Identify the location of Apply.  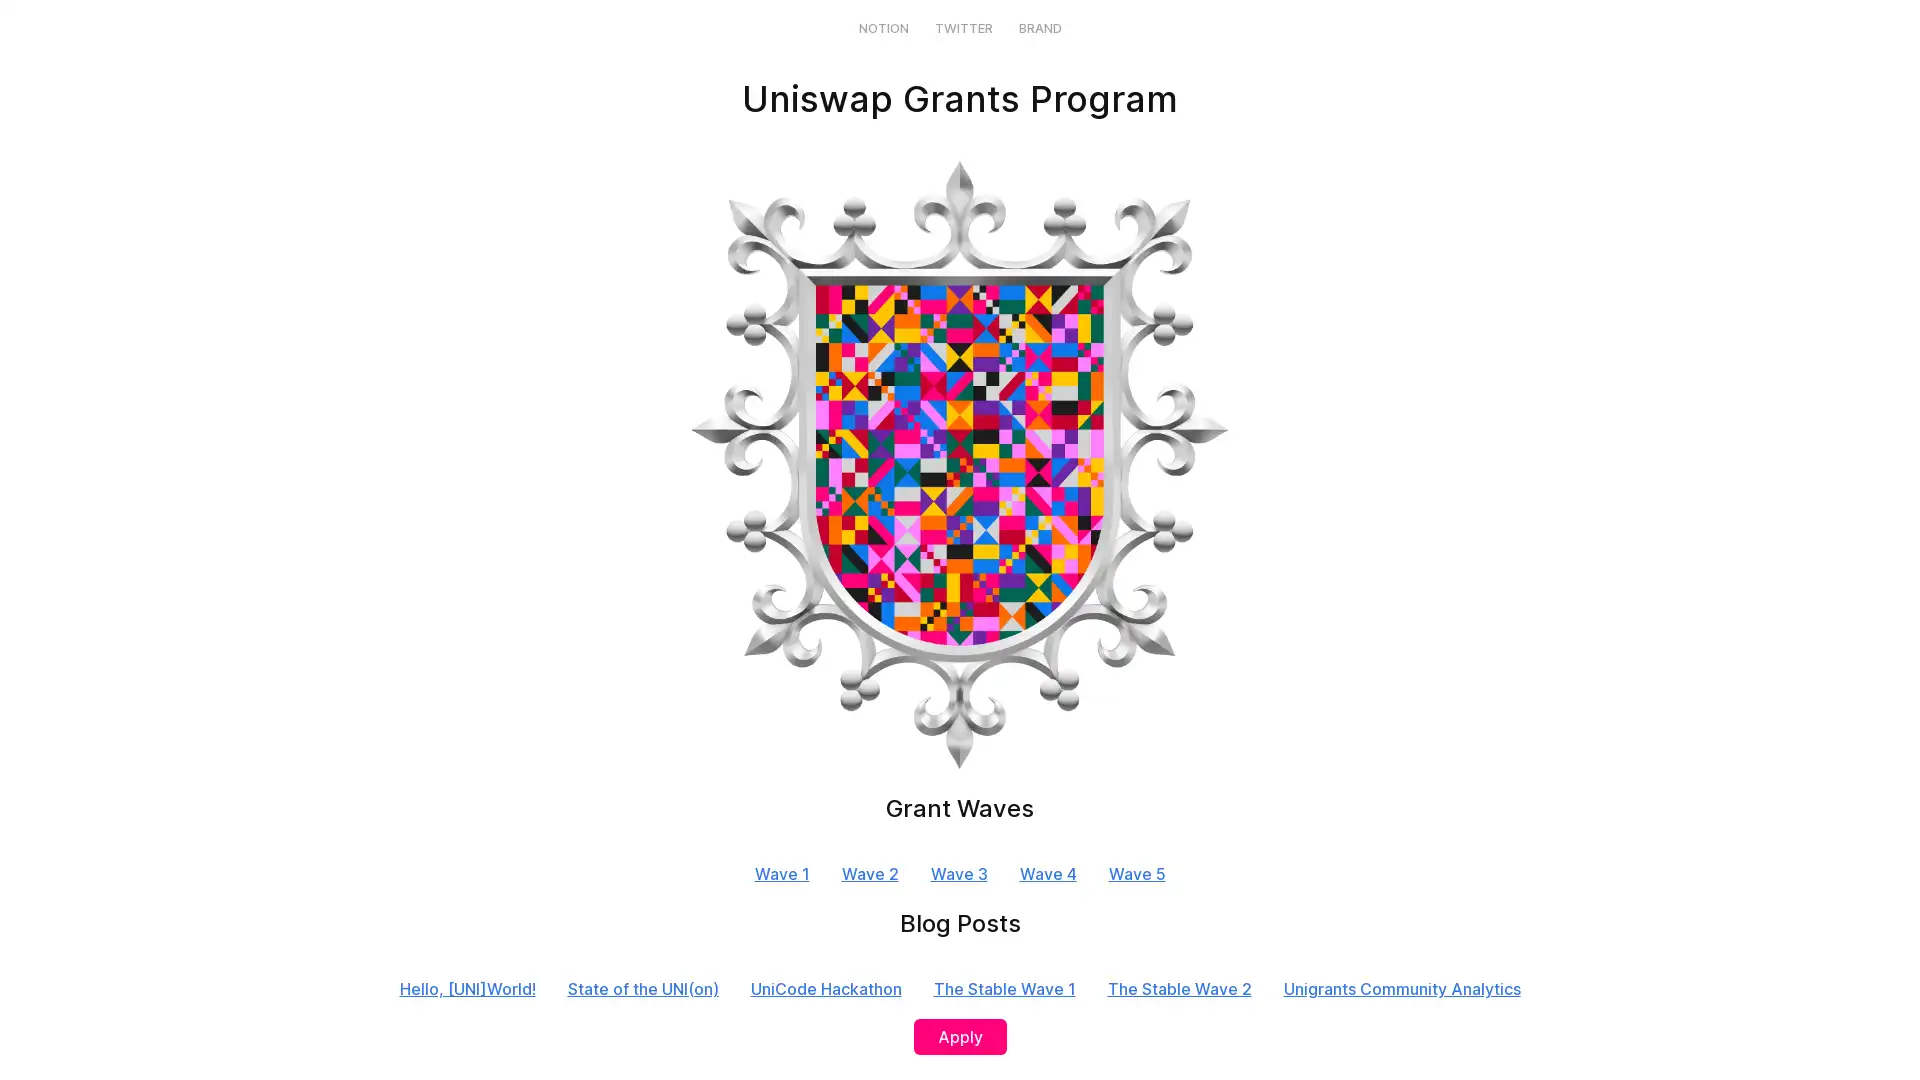
(958, 1036).